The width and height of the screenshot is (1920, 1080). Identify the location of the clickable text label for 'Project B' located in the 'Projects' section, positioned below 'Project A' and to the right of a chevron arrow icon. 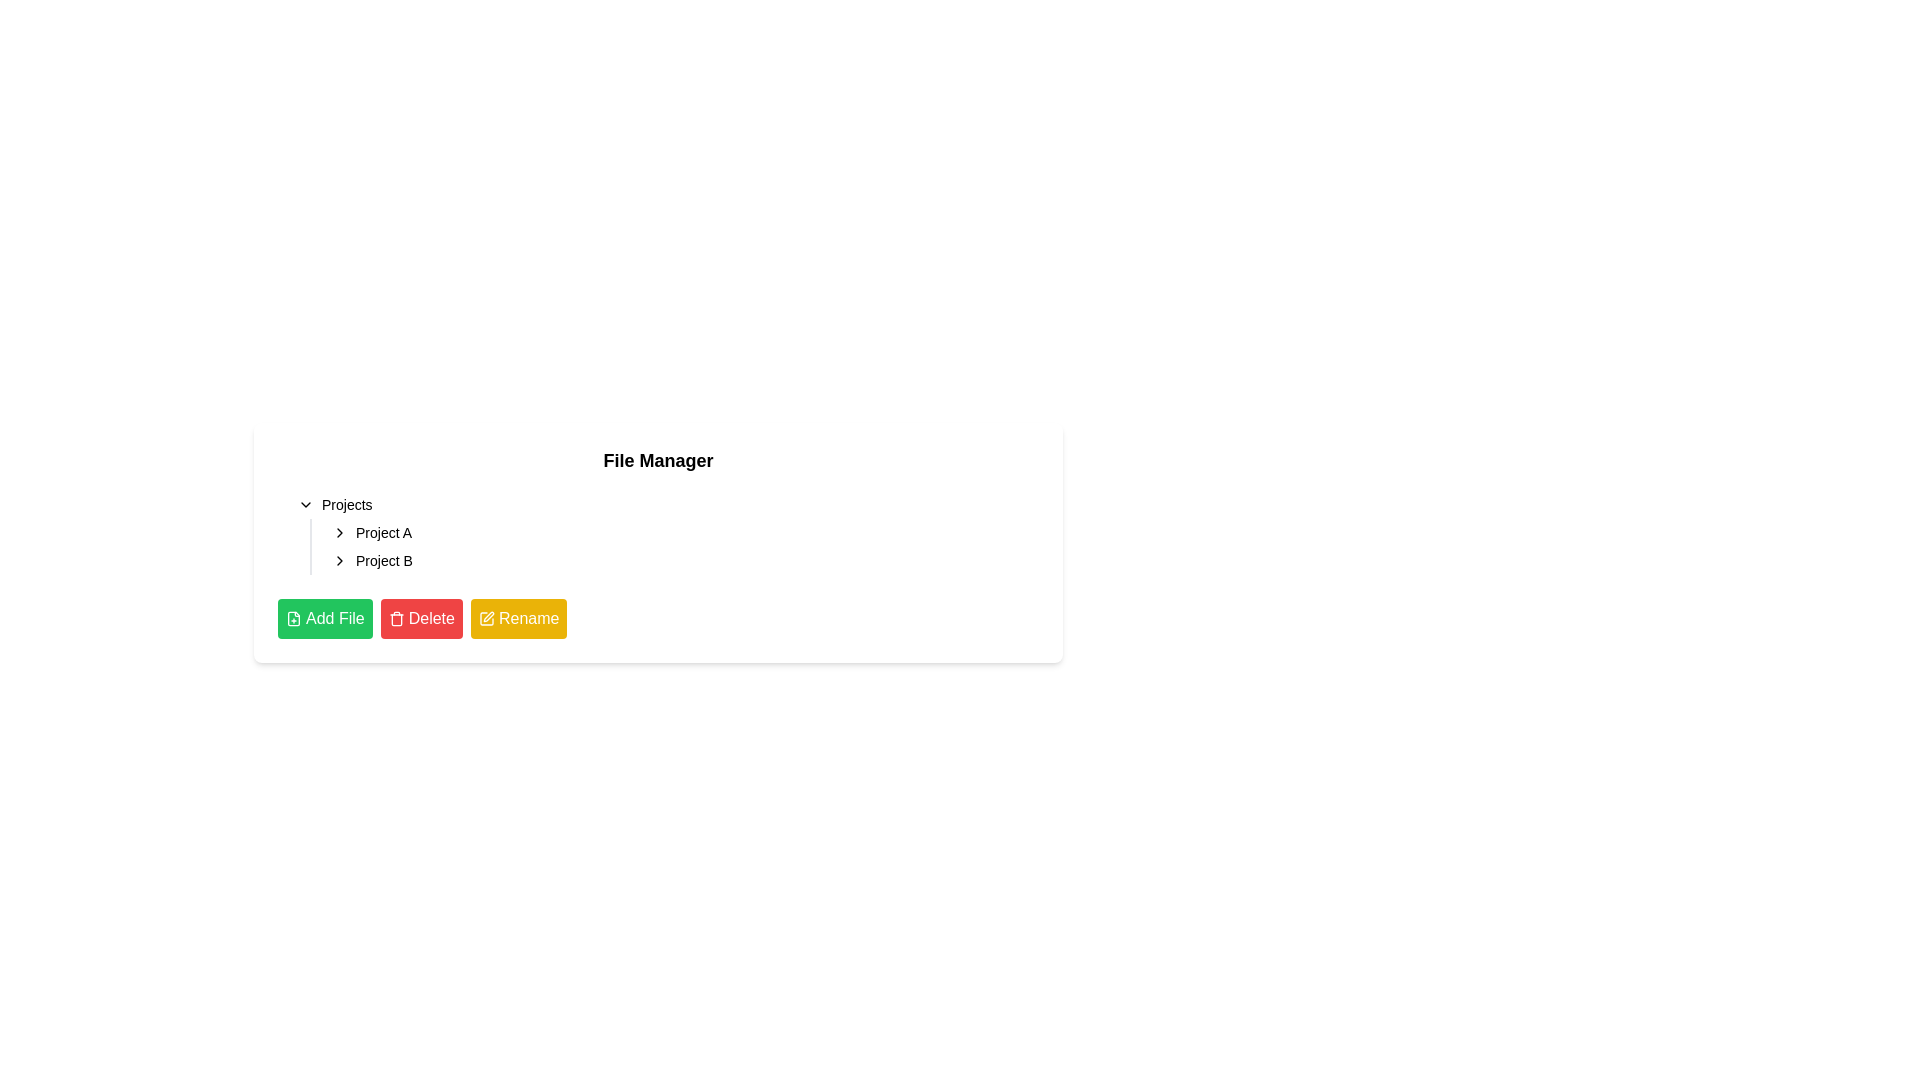
(384, 560).